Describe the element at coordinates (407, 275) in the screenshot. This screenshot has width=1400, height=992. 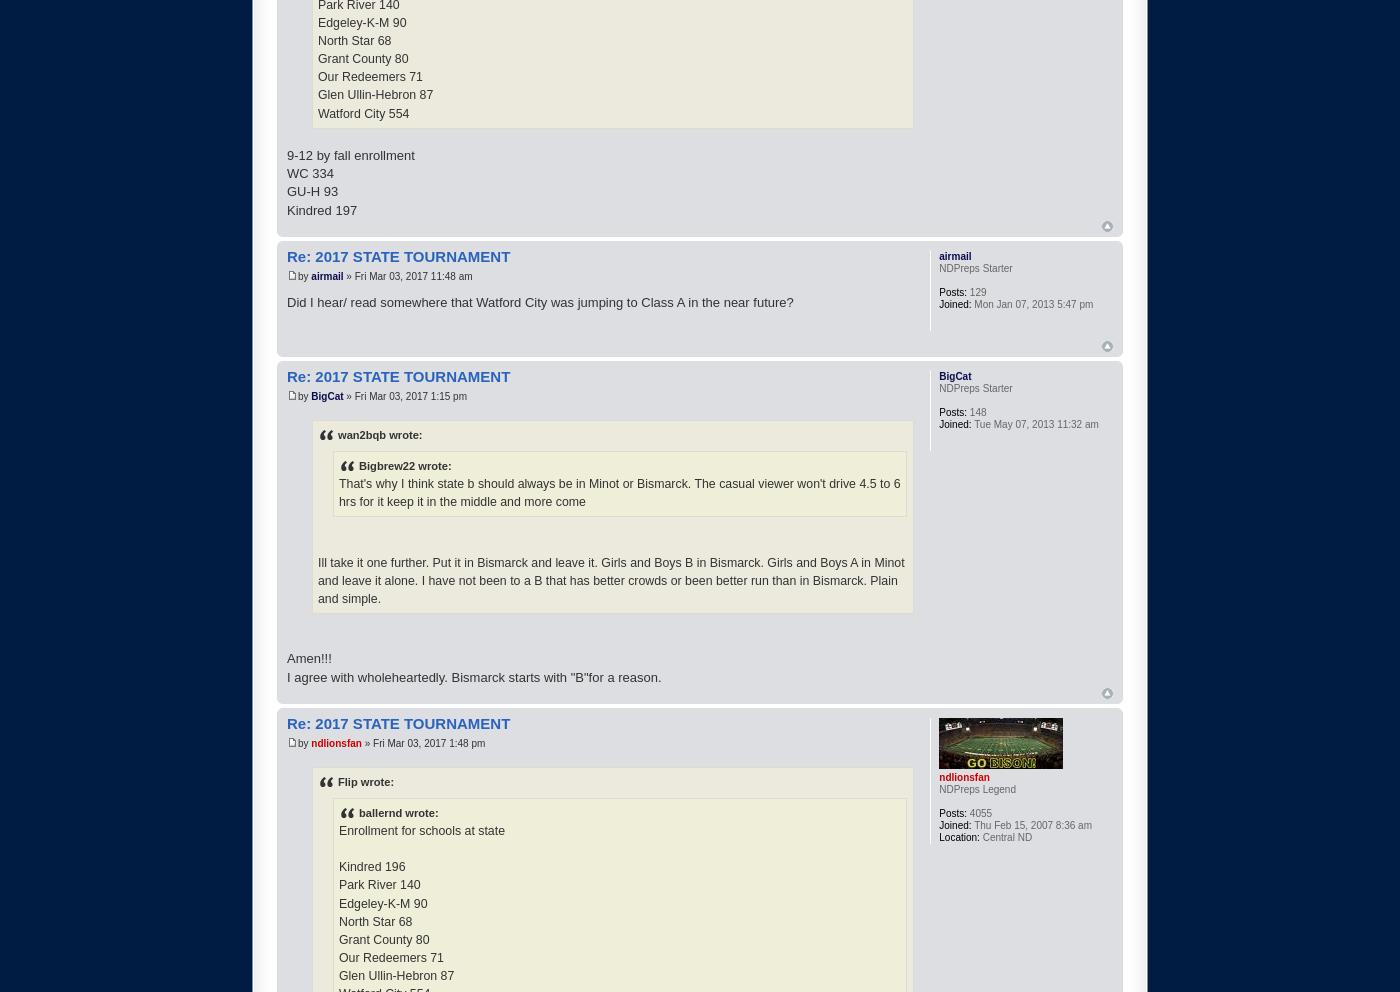
I see `'» Fri Mar 03, 2017 11:48 am'` at that location.